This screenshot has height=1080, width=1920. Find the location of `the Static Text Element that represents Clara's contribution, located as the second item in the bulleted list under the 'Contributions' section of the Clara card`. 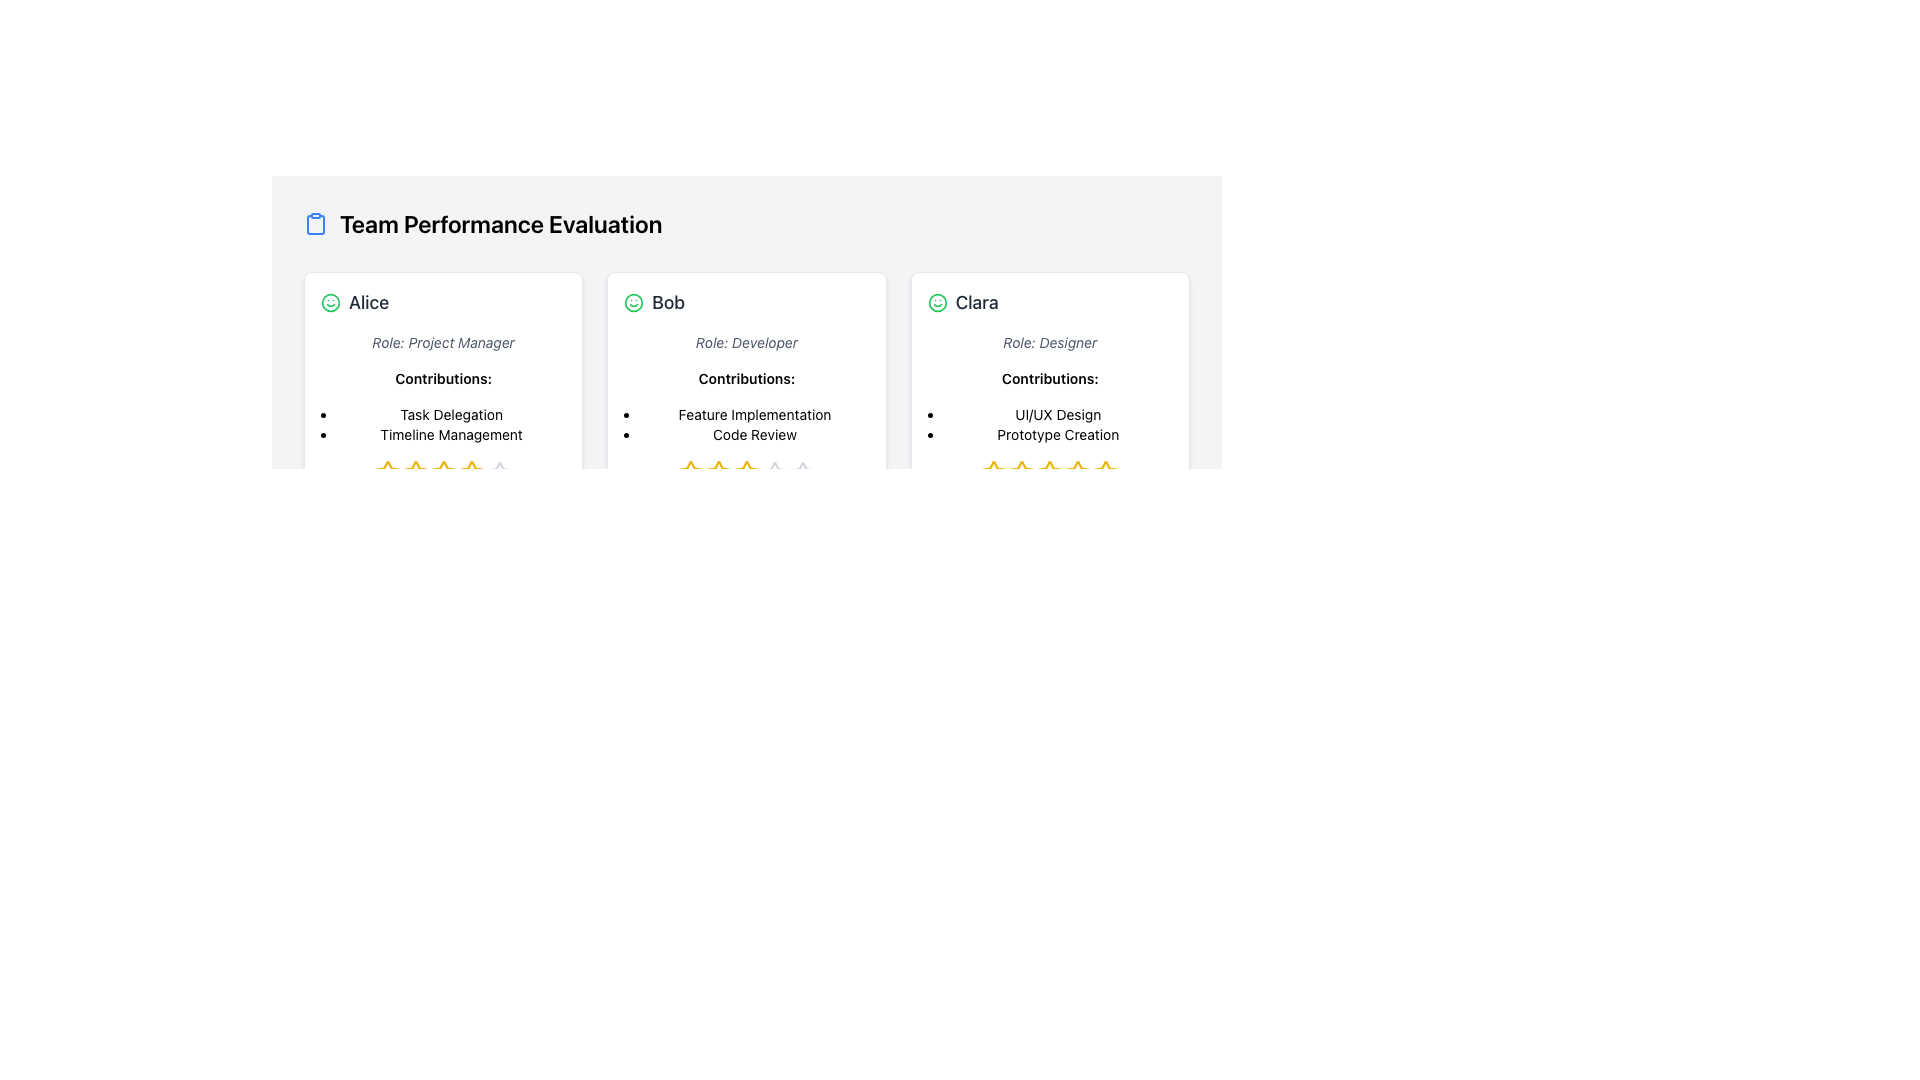

the Static Text Element that represents Clara's contribution, located as the second item in the bulleted list under the 'Contributions' section of the Clara card is located at coordinates (1057, 434).